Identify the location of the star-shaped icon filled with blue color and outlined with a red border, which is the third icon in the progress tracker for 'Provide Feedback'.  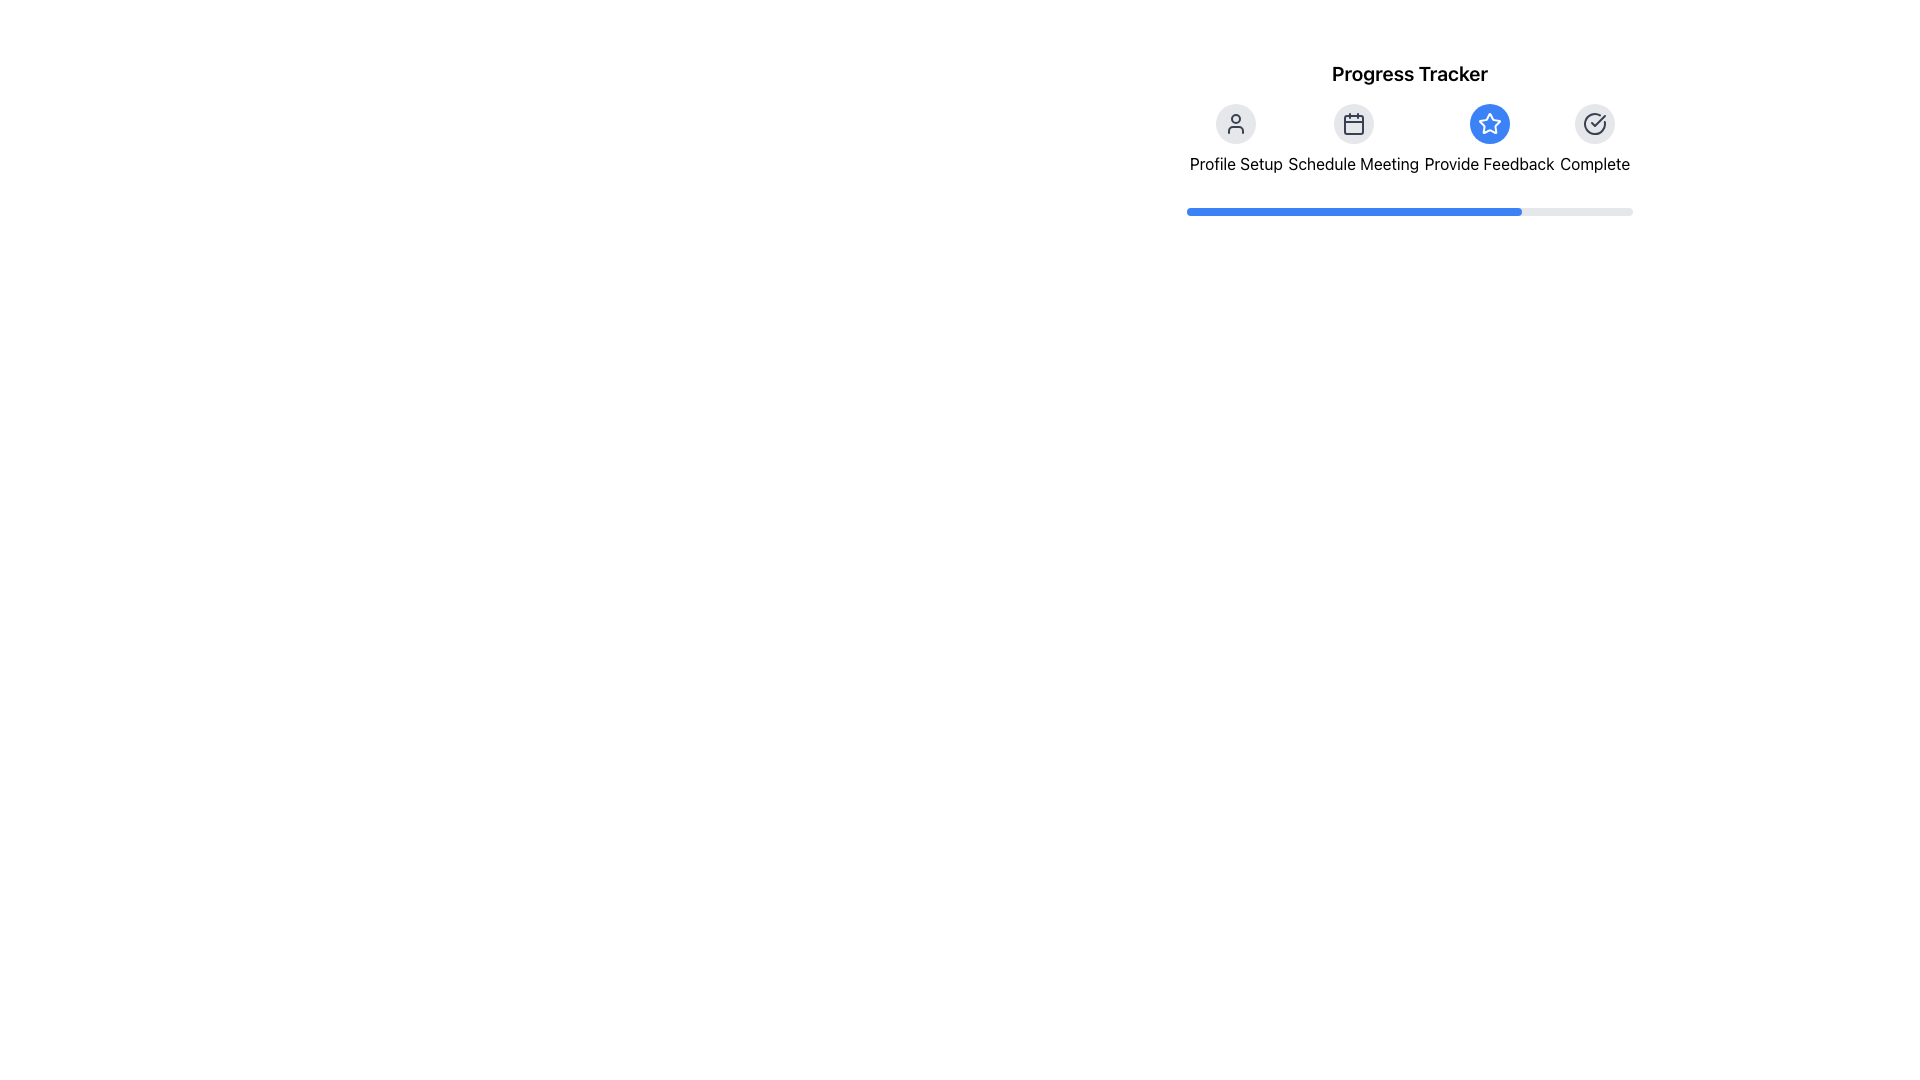
(1489, 123).